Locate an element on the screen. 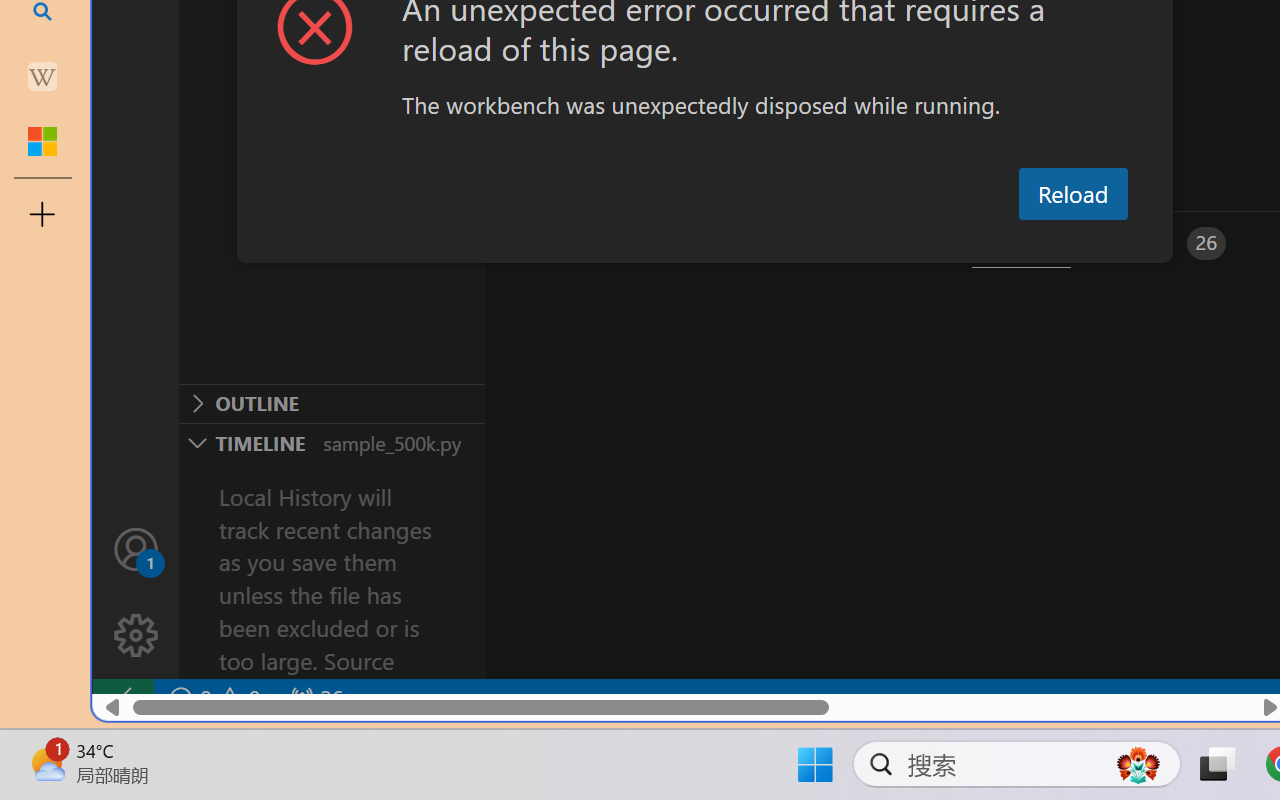 This screenshot has width=1280, height=800. 'Outline Section' is located at coordinates (331, 403).